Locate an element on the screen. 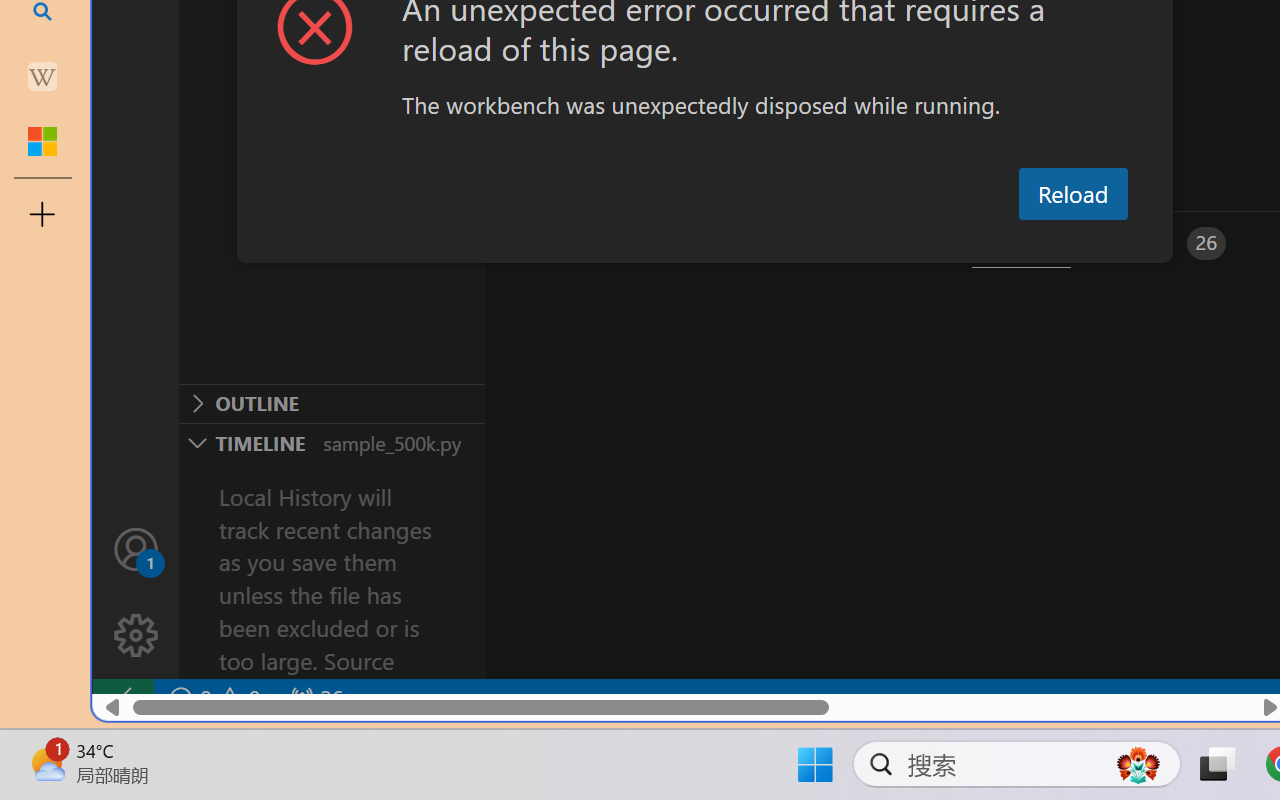 This screenshot has width=1280, height=800. 'Outline Section' is located at coordinates (331, 403).